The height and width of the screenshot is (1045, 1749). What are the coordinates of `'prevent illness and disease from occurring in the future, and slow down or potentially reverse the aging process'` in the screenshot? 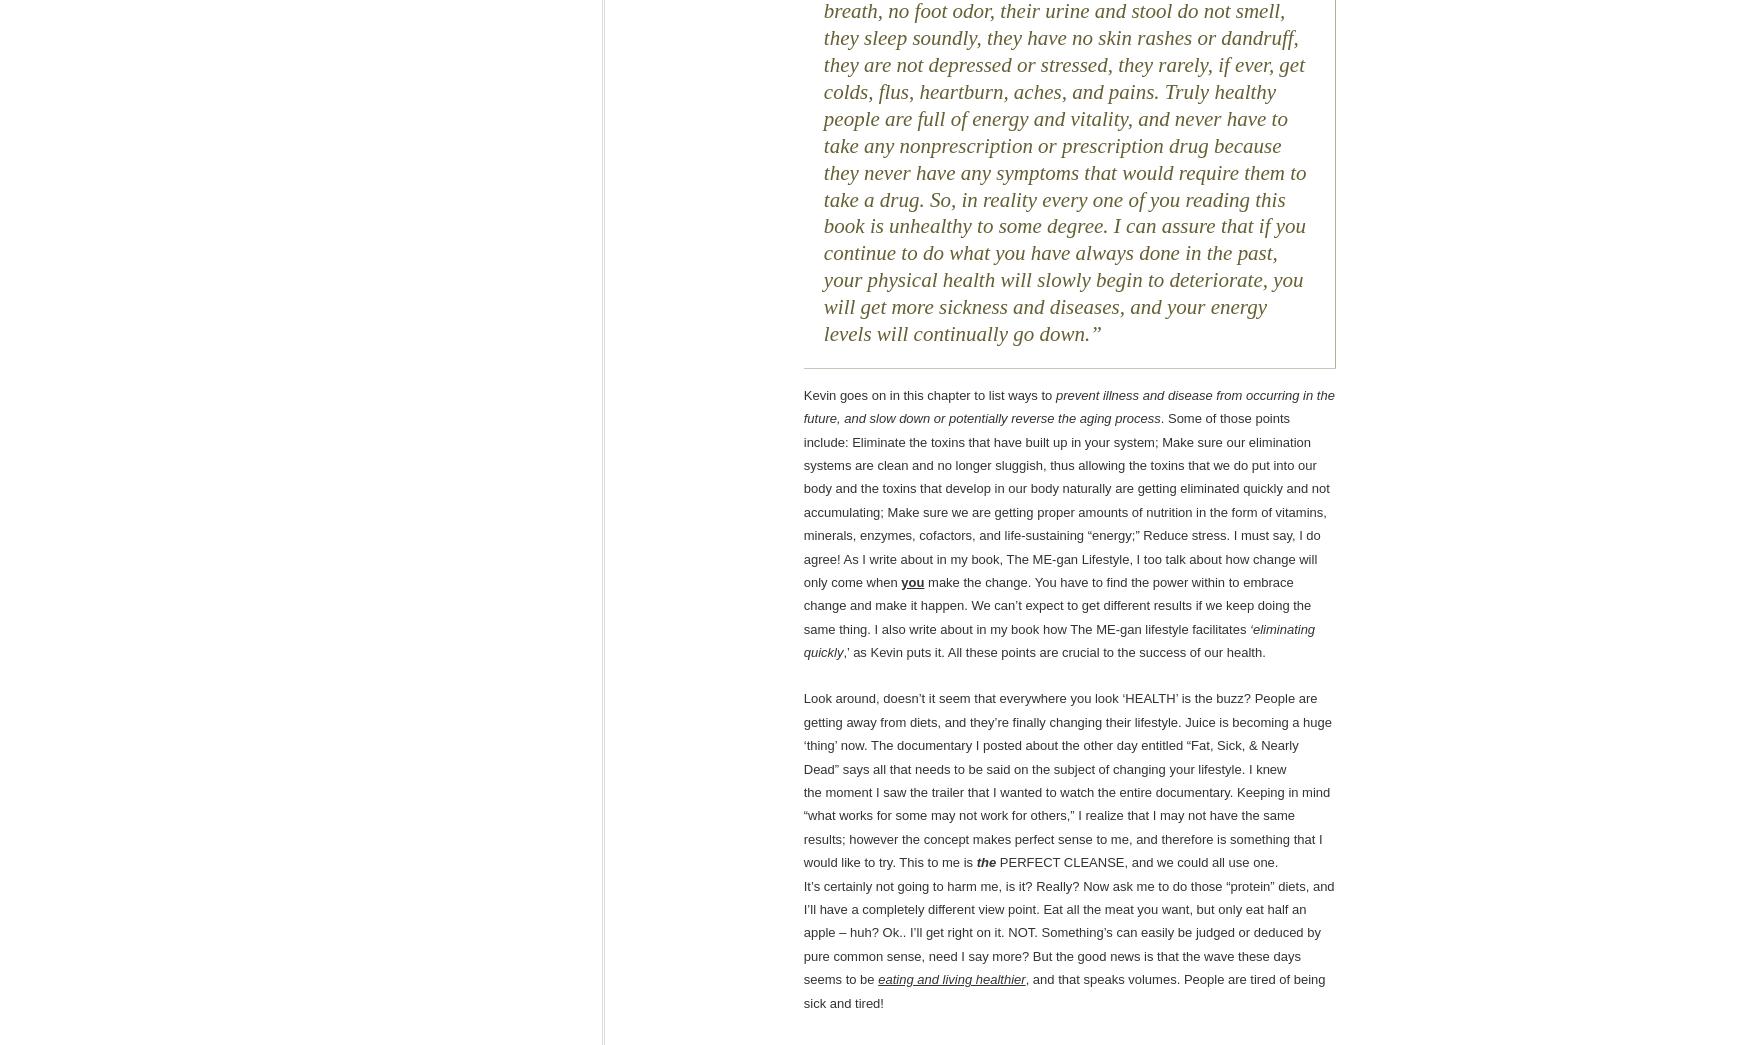 It's located at (1068, 405).